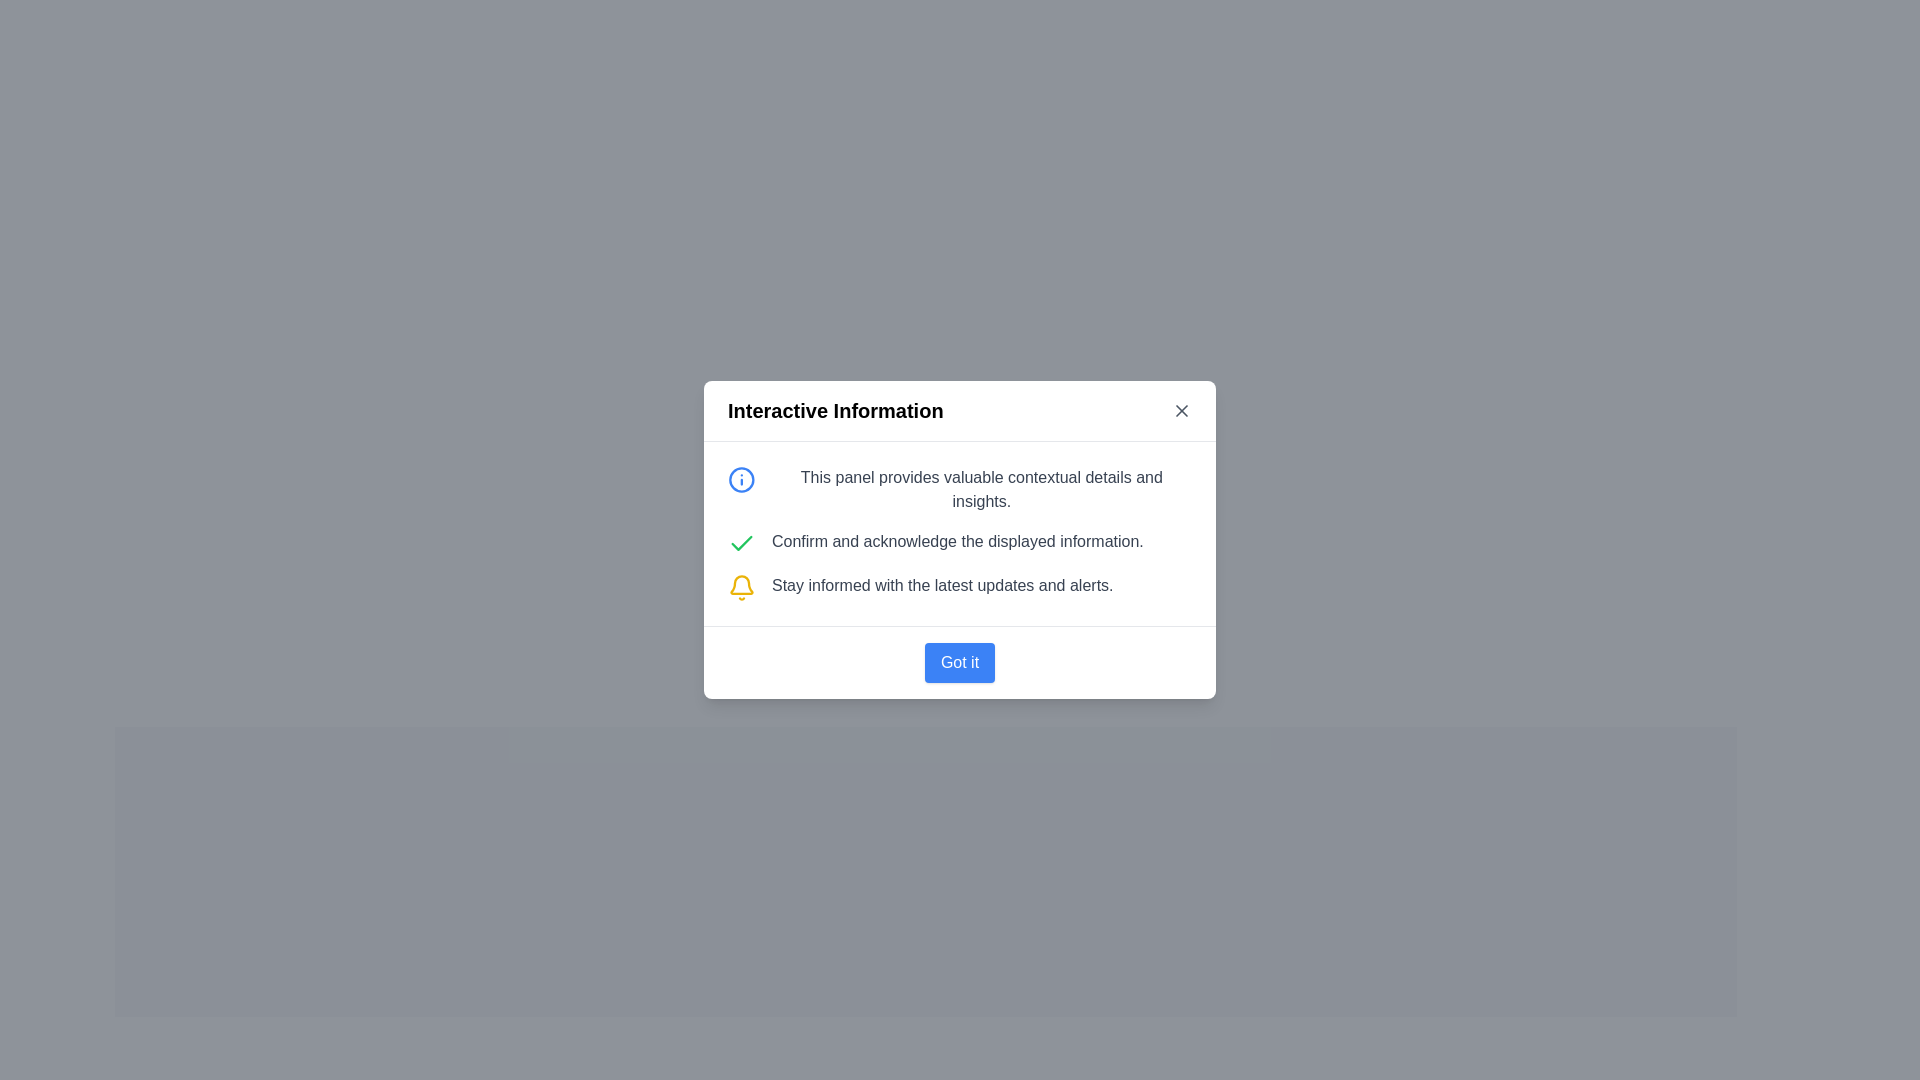 The height and width of the screenshot is (1080, 1920). Describe the element at coordinates (941, 585) in the screenshot. I see `static text block displaying the message 'Stay informed with the latest updates and alerts.' which is styled in gray color and located to the right of a bell icon in the lower part of the modal` at that location.